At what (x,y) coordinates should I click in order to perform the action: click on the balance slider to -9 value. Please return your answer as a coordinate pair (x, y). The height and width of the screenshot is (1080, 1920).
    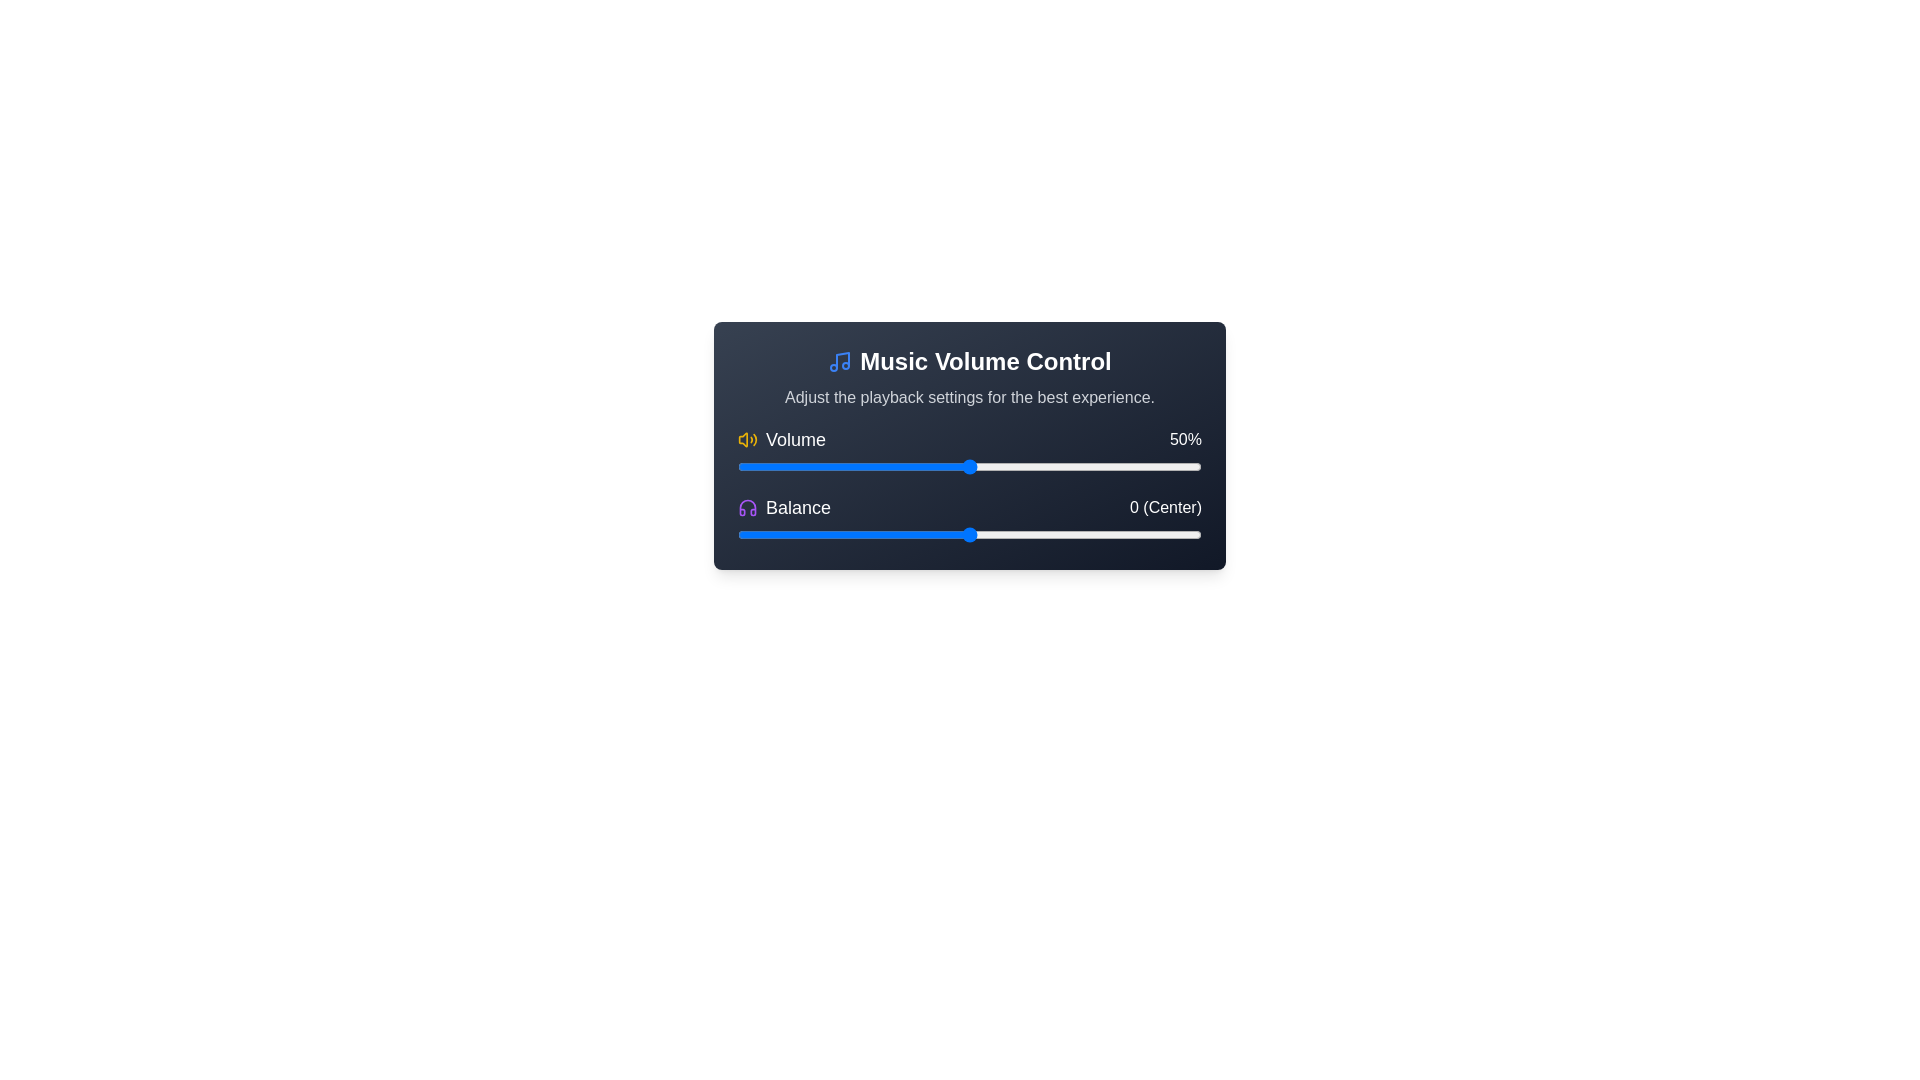
    Looking at the image, I should click on (927, 534).